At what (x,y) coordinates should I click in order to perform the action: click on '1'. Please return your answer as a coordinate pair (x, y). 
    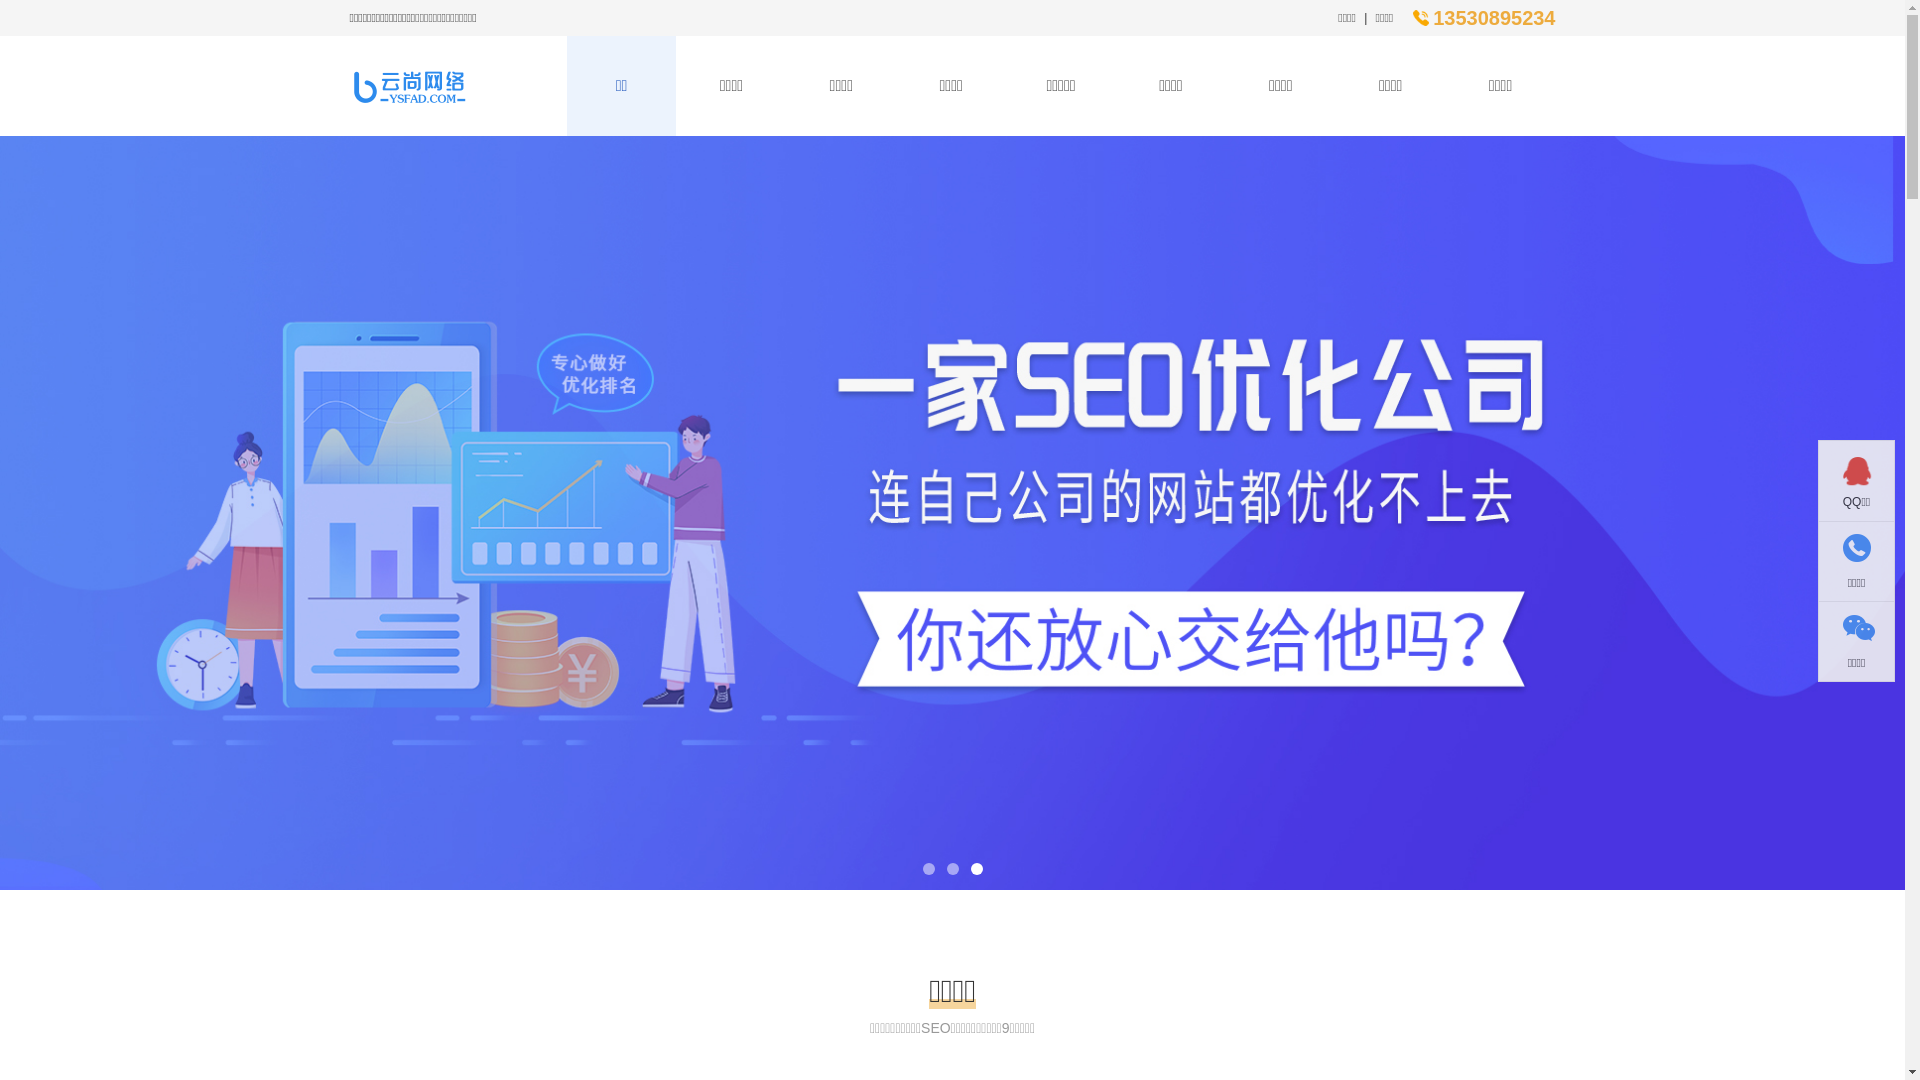
    Looking at the image, I should click on (926, 867).